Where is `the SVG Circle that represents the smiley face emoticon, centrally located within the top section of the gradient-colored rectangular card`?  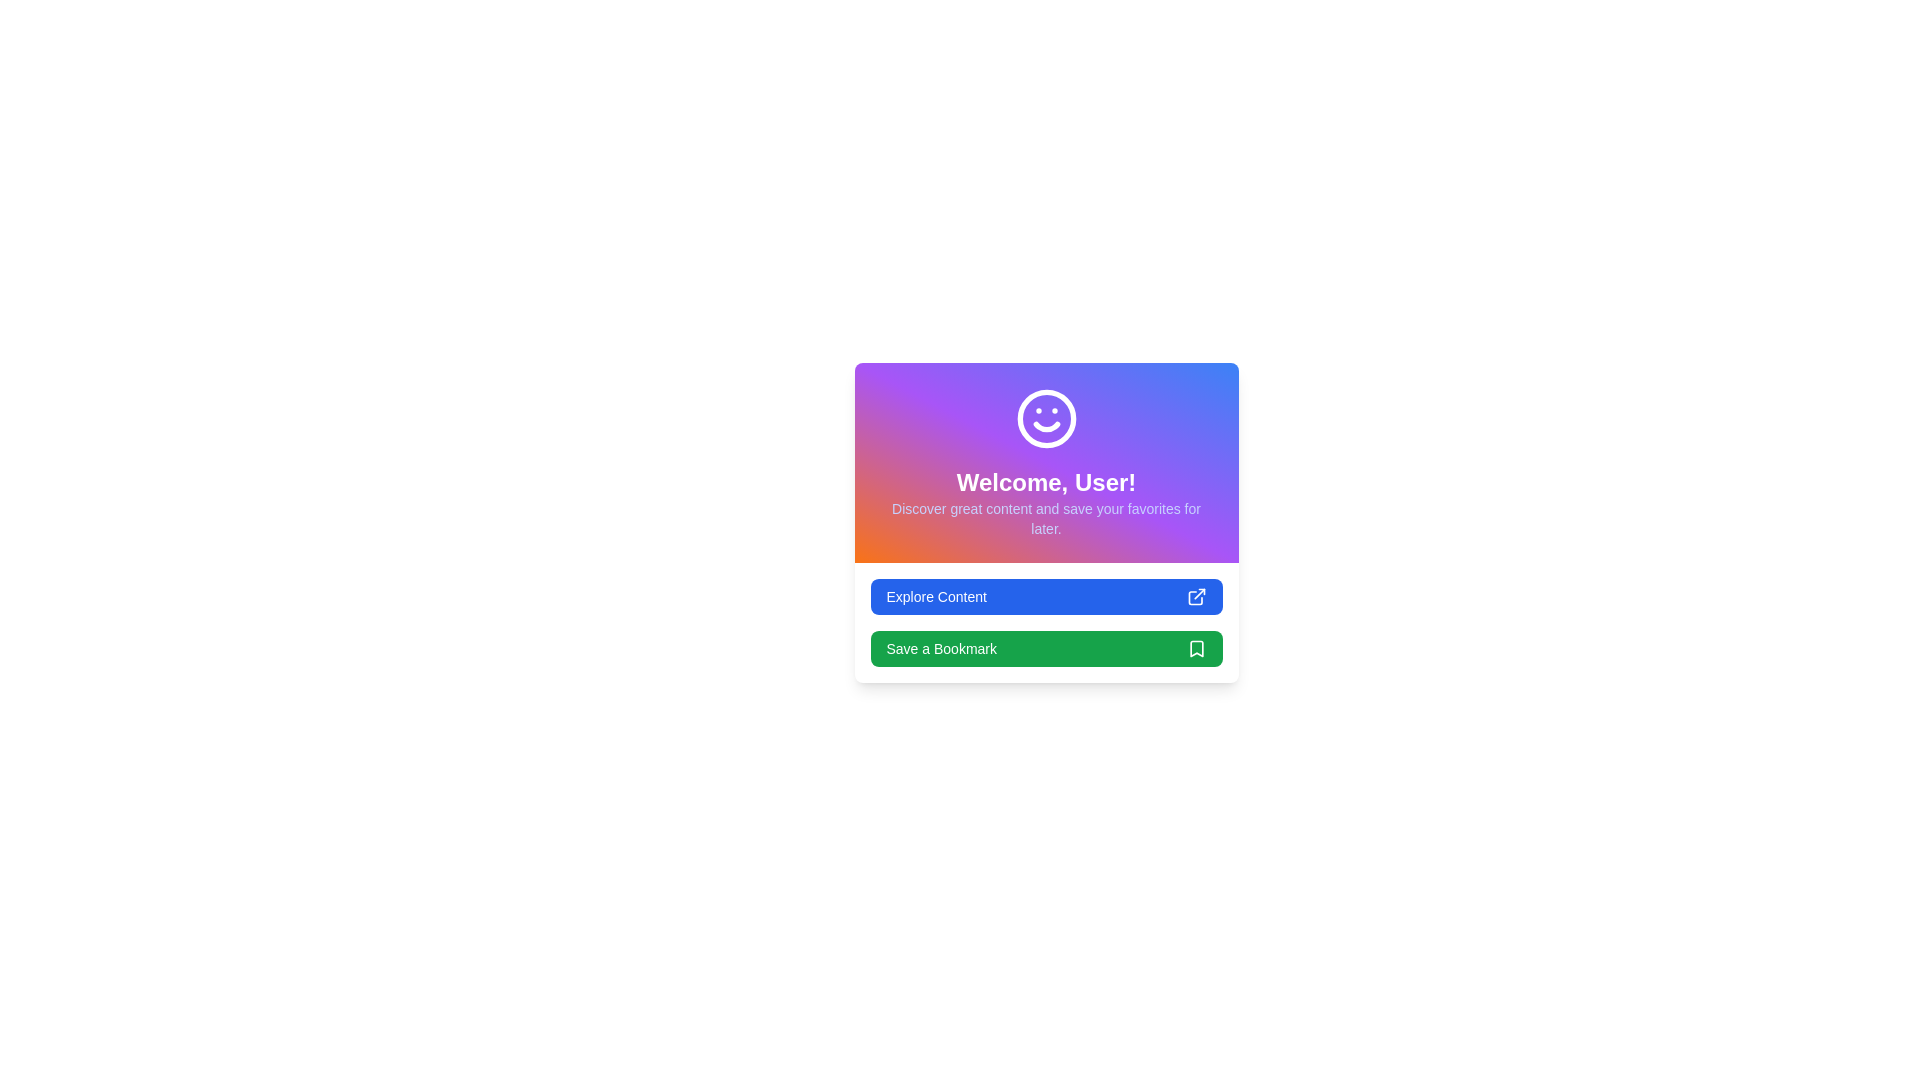
the SVG Circle that represents the smiley face emoticon, centrally located within the top section of the gradient-colored rectangular card is located at coordinates (1045, 418).